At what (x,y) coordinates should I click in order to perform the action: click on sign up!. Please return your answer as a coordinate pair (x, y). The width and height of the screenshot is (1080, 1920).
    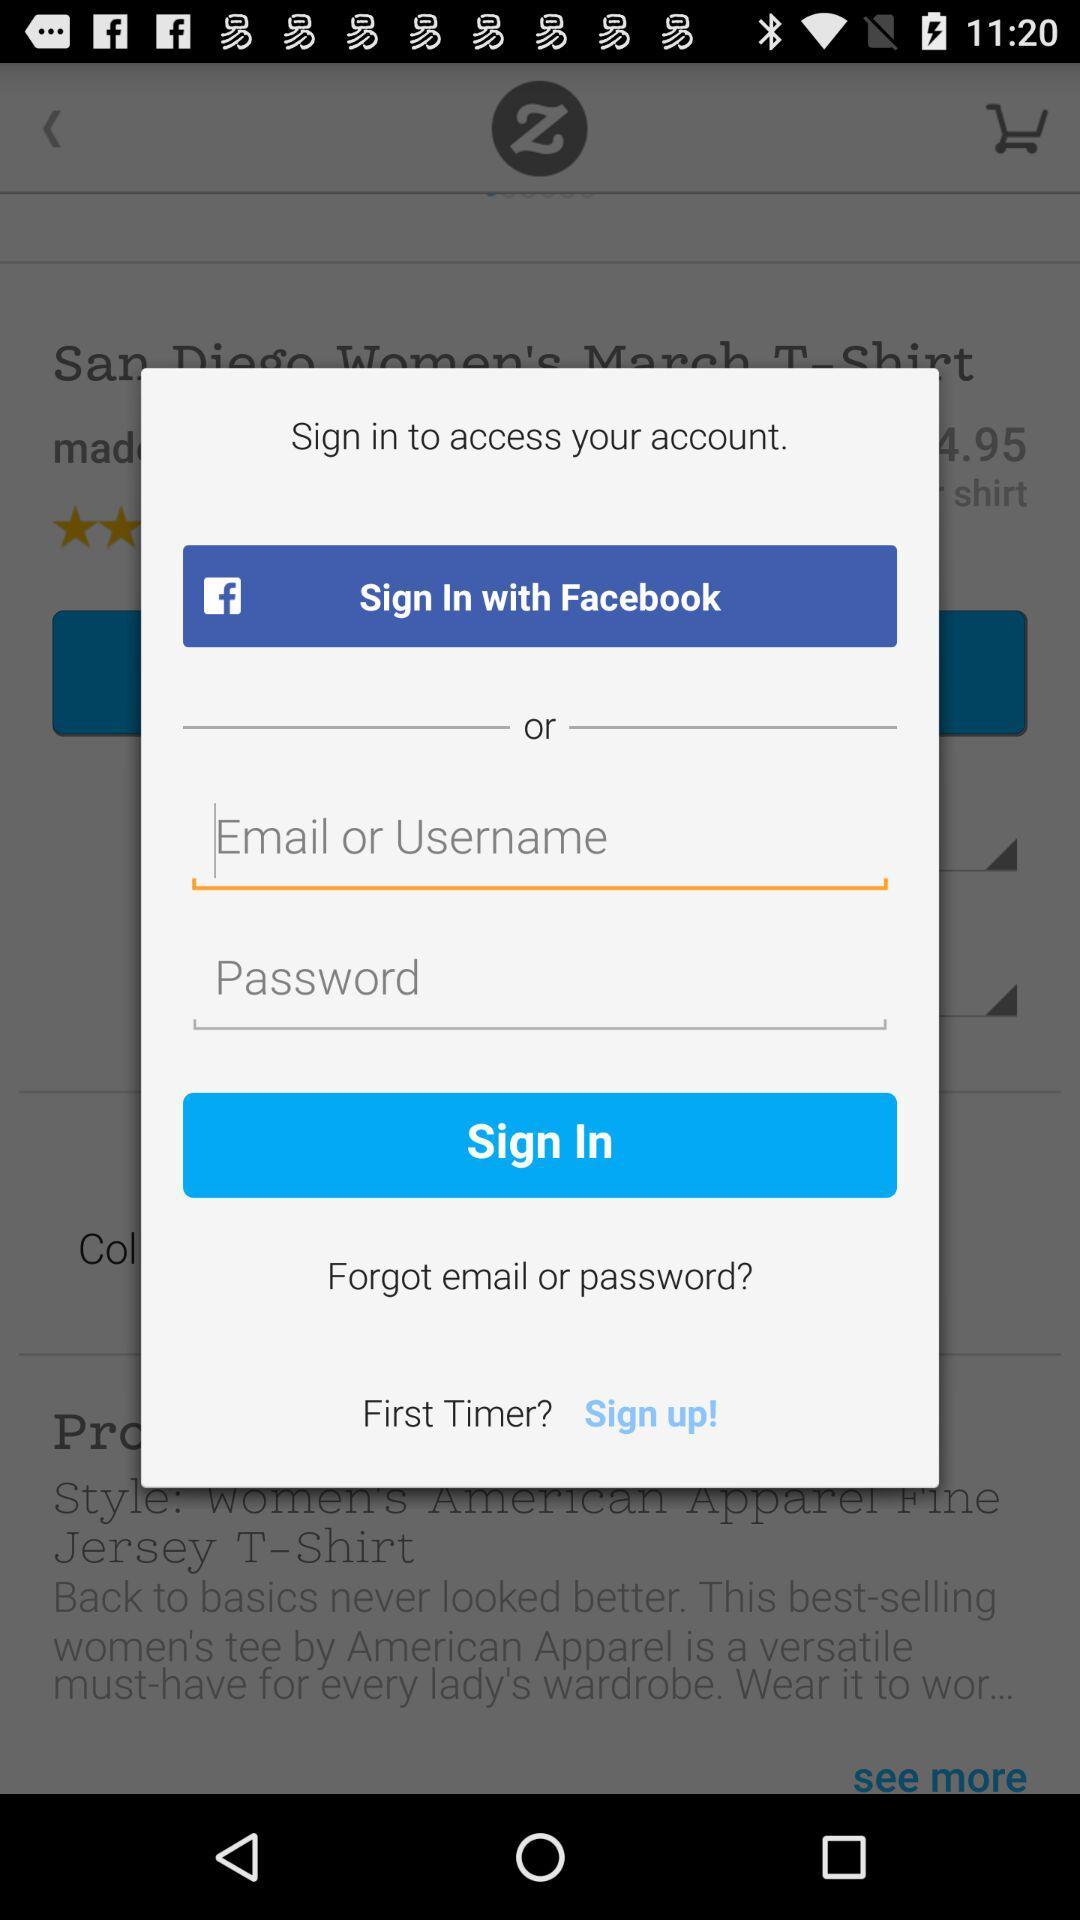
    Looking at the image, I should click on (651, 1415).